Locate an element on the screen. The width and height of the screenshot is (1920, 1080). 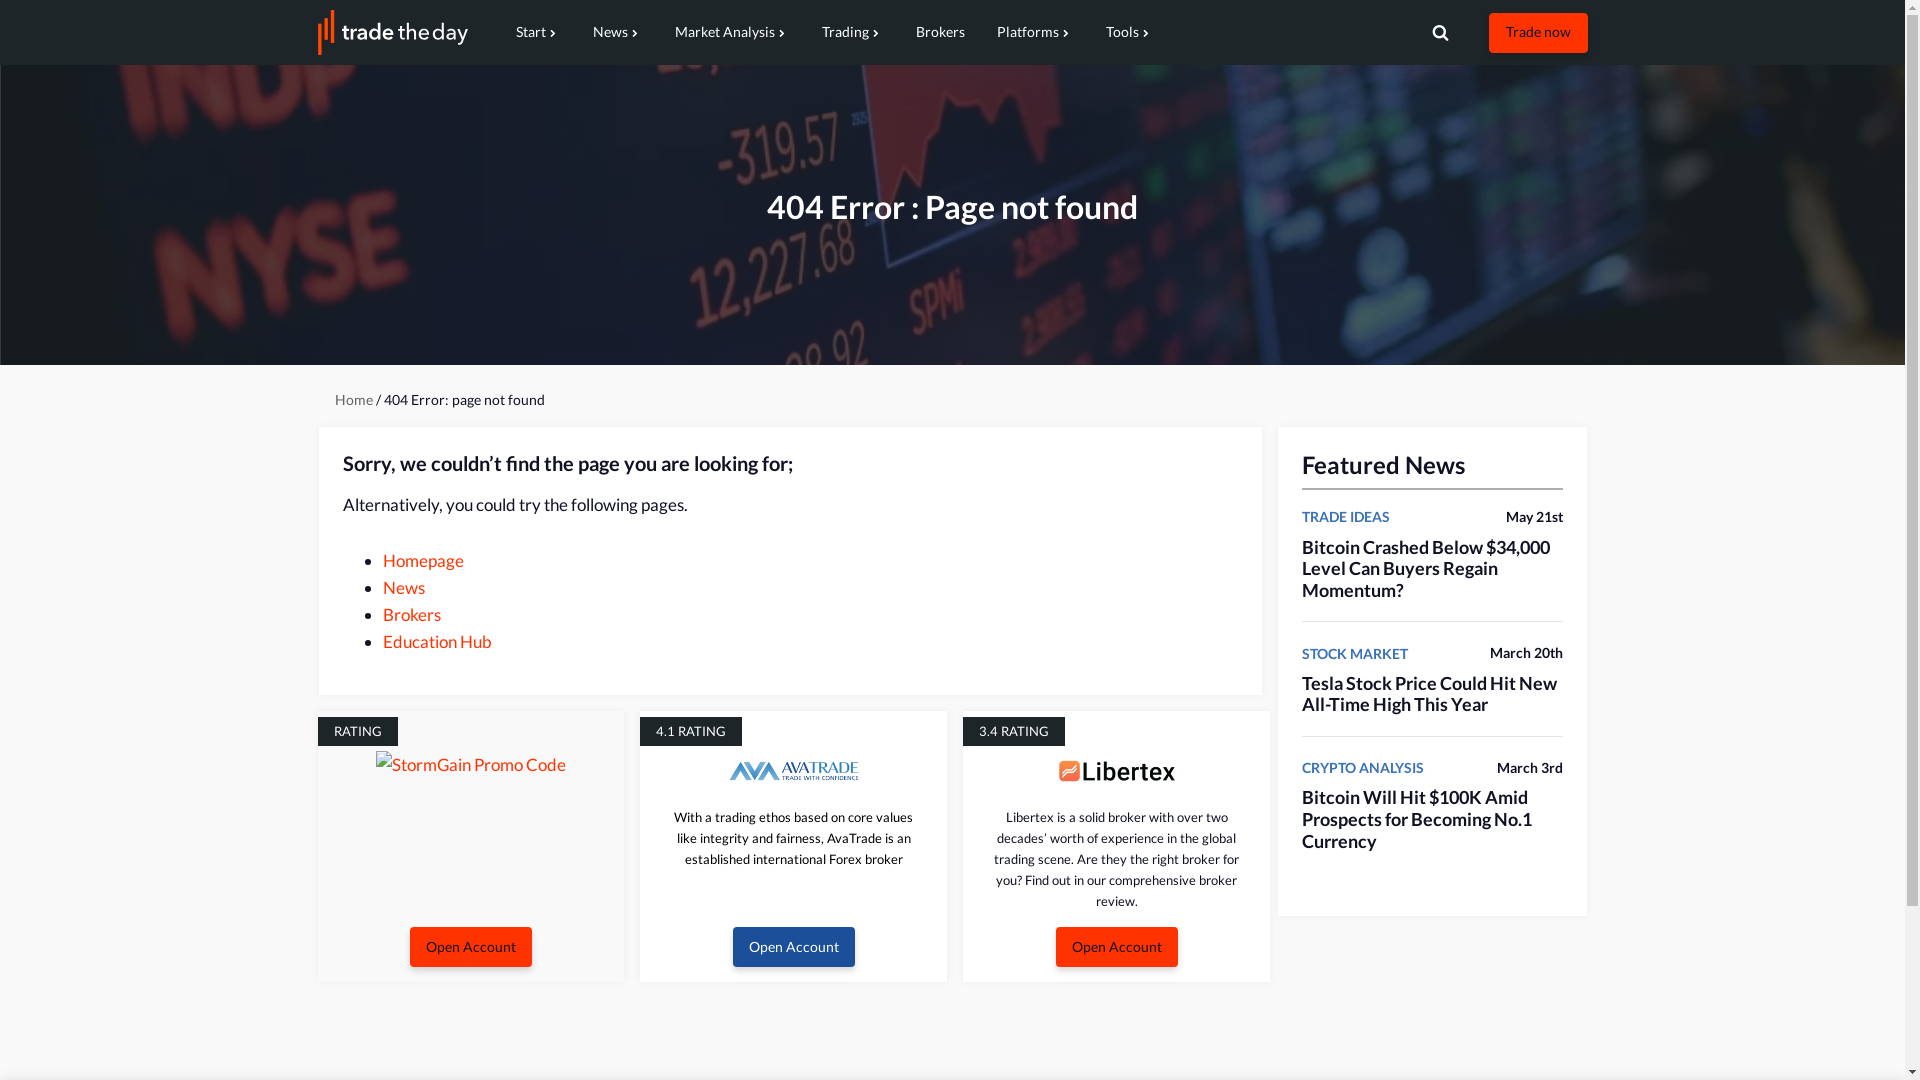
'Trading' is located at coordinates (853, 32).